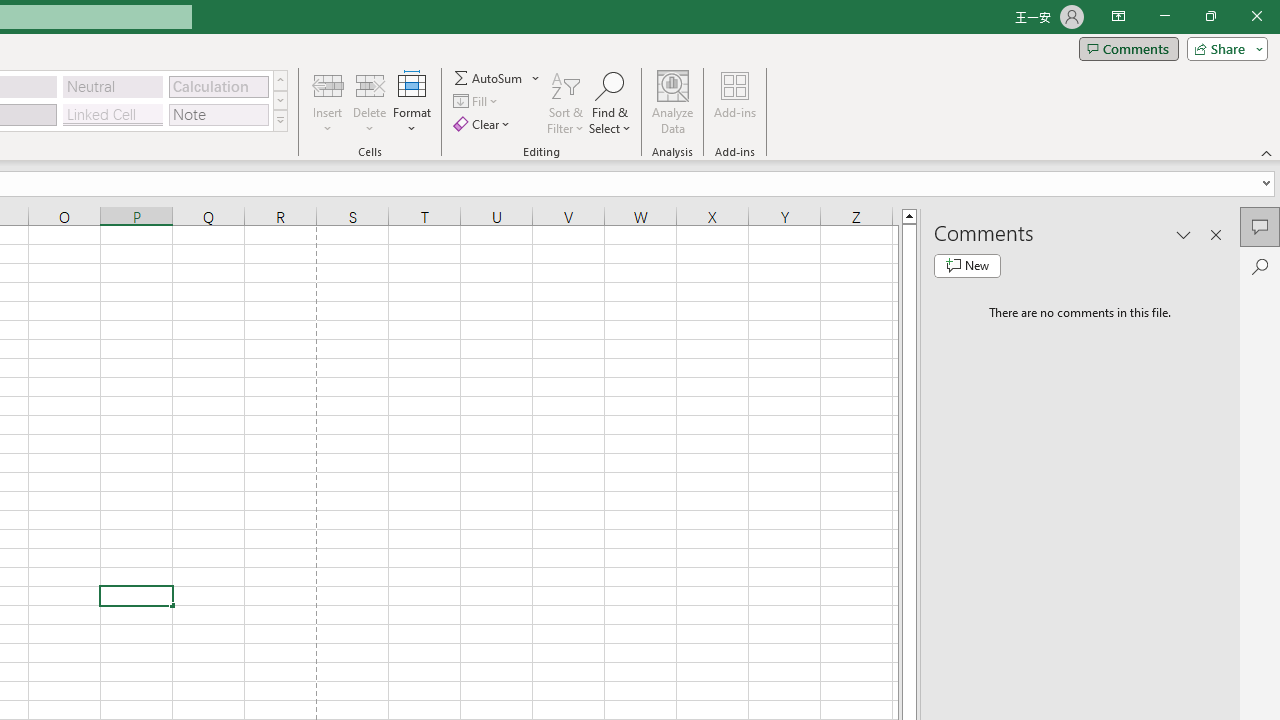 This screenshot has width=1280, height=720. What do you see at coordinates (967, 265) in the screenshot?
I see `'New comment'` at bounding box center [967, 265].